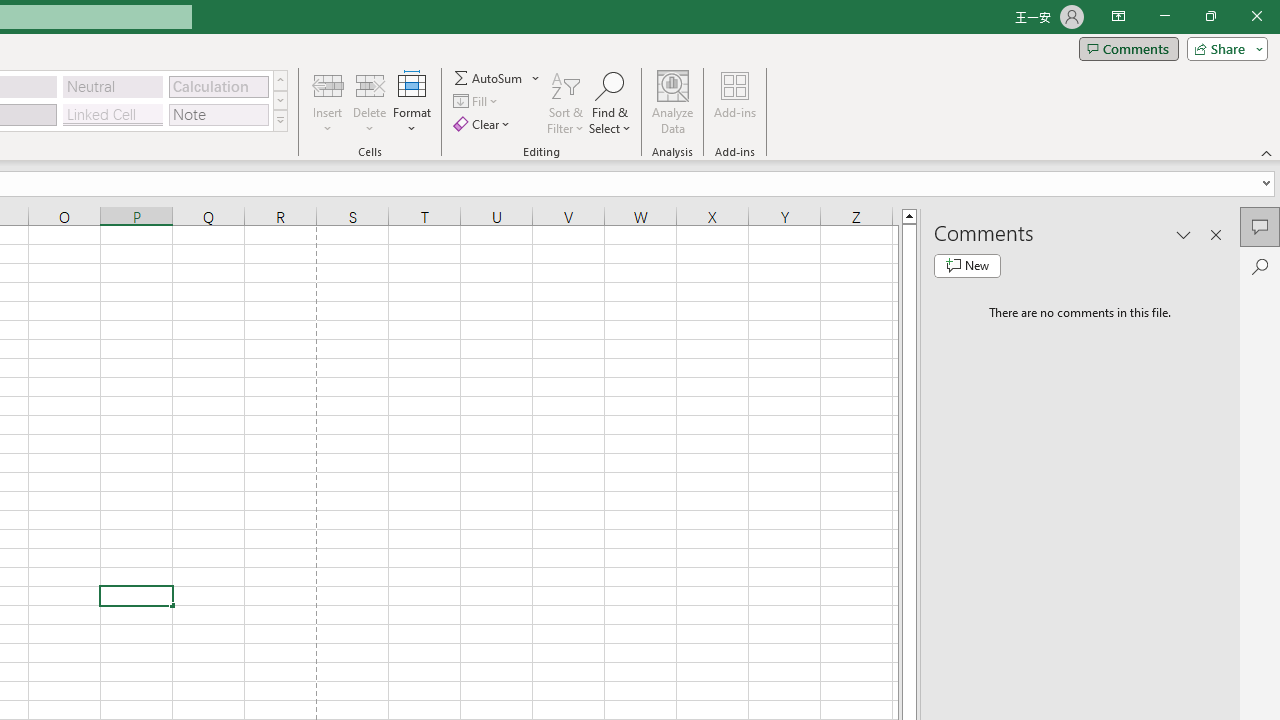 This screenshot has width=1280, height=720. What do you see at coordinates (967, 265) in the screenshot?
I see `'New comment'` at bounding box center [967, 265].